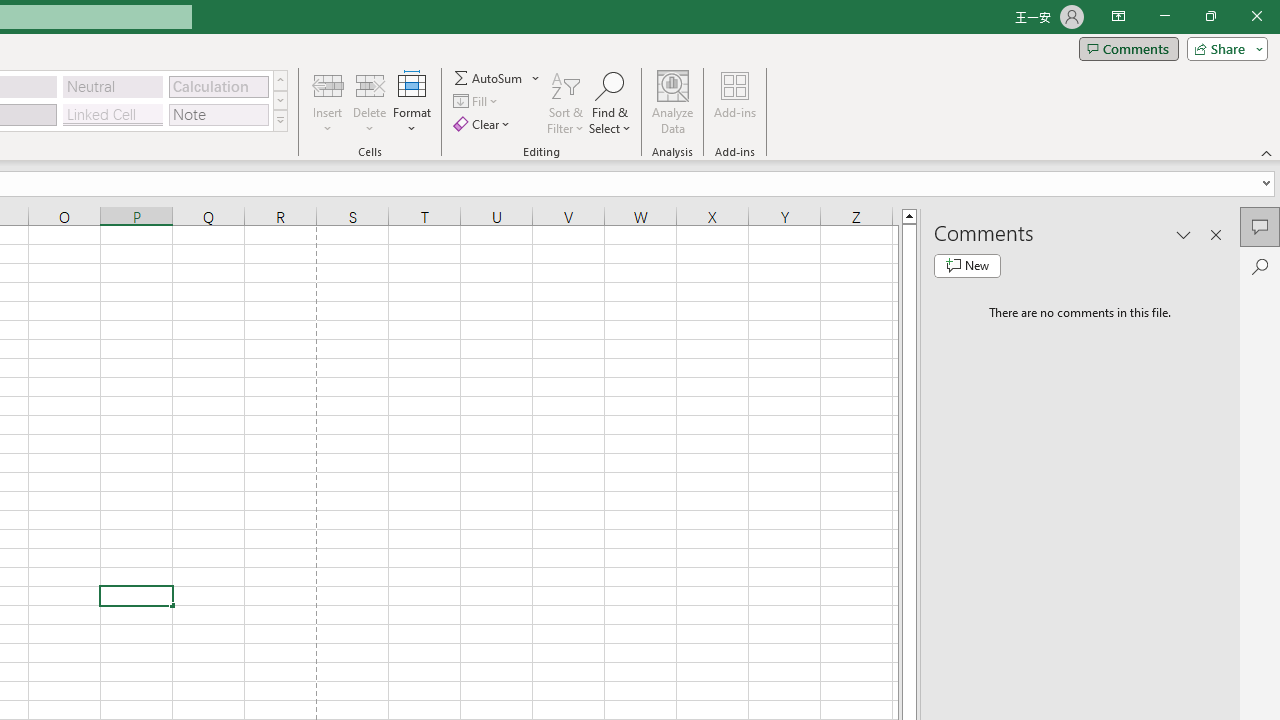 This screenshot has width=1280, height=720. What do you see at coordinates (967, 265) in the screenshot?
I see `'New comment'` at bounding box center [967, 265].